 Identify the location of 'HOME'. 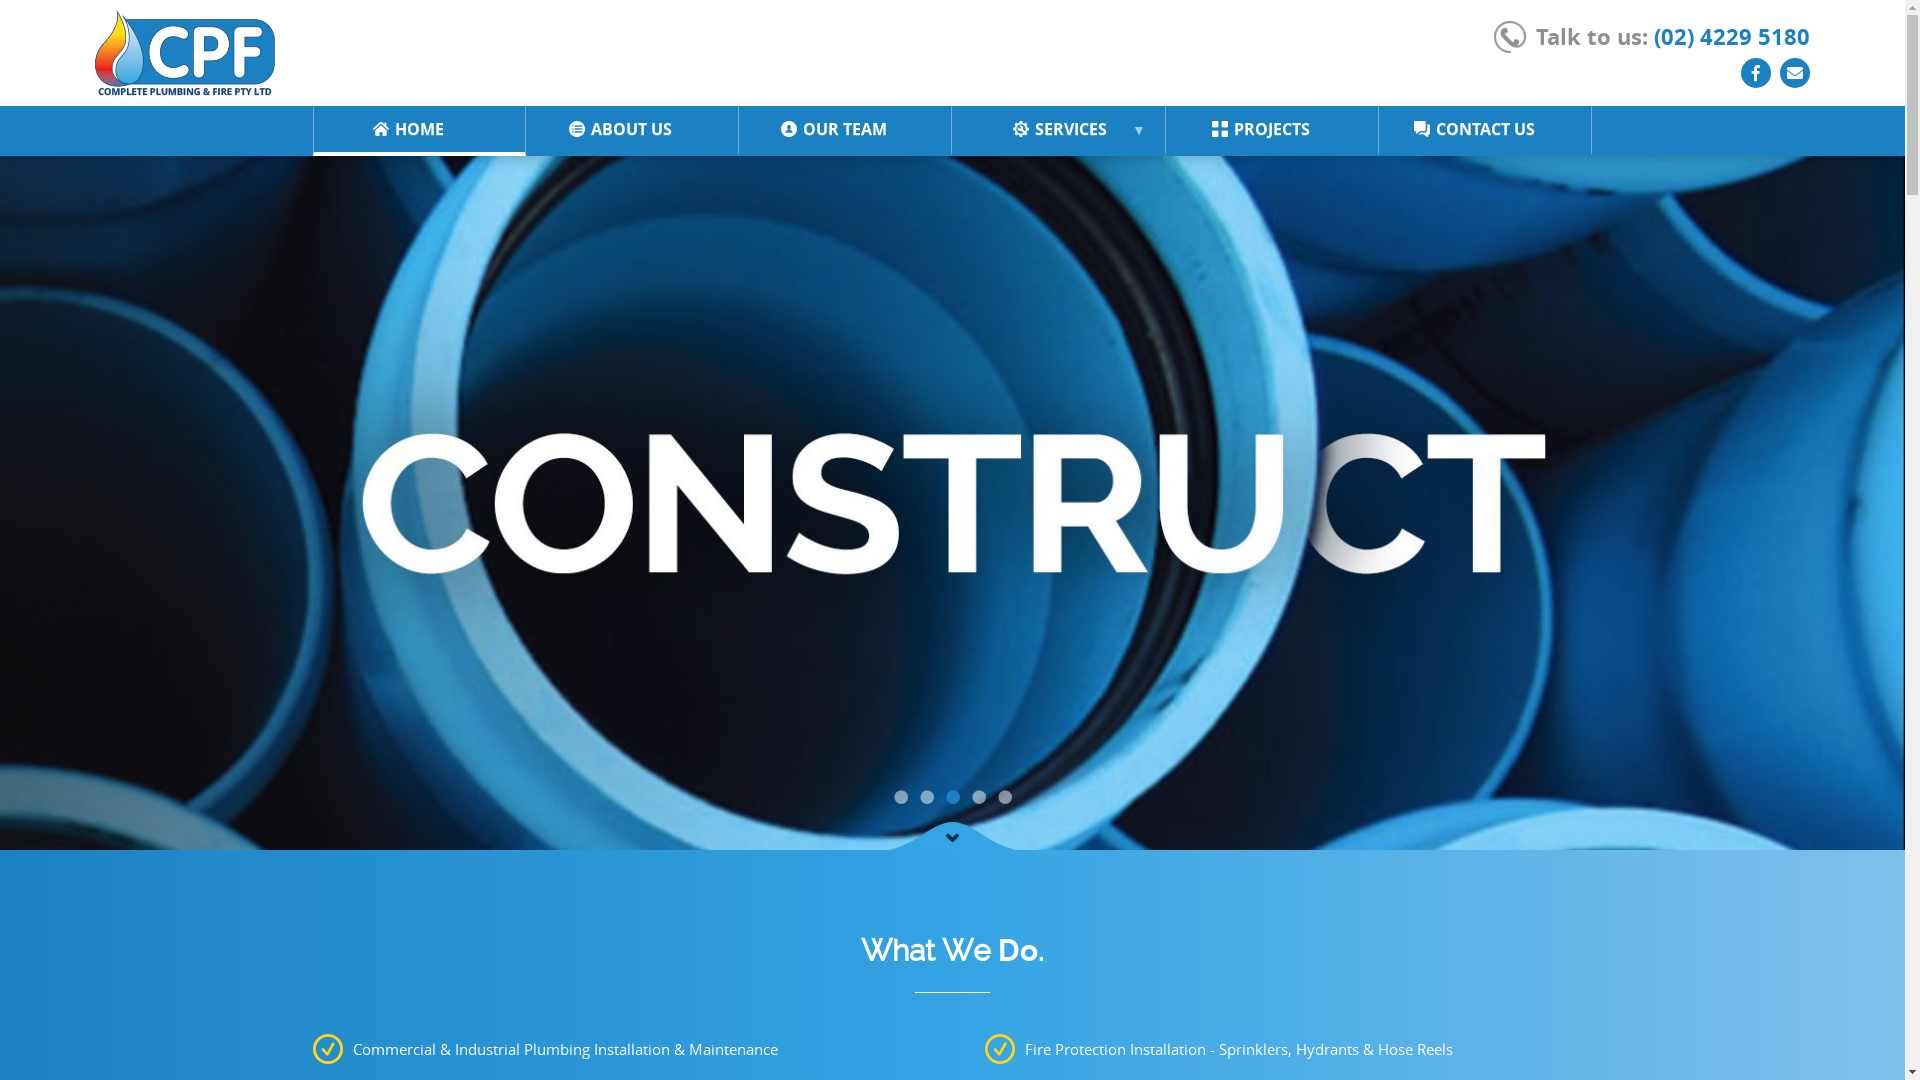
(369, 128).